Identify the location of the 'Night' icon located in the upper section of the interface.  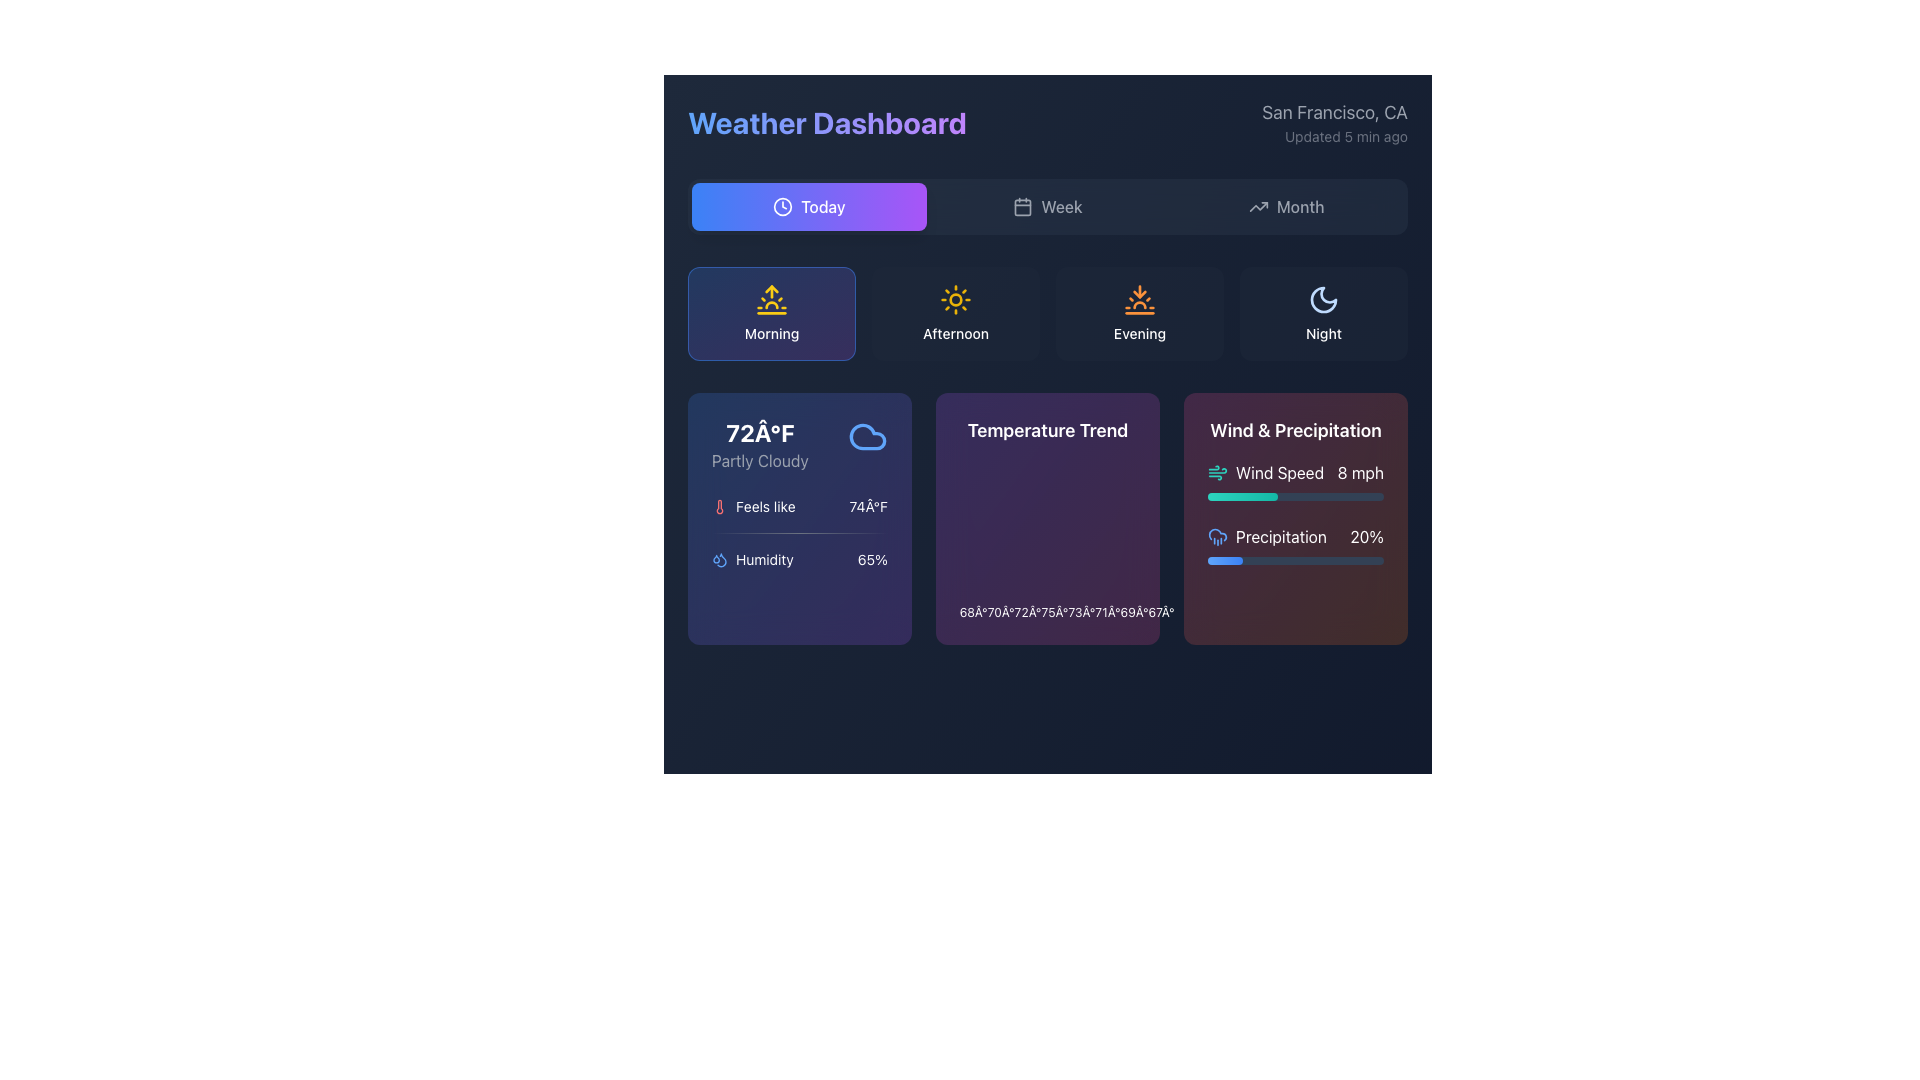
(1324, 300).